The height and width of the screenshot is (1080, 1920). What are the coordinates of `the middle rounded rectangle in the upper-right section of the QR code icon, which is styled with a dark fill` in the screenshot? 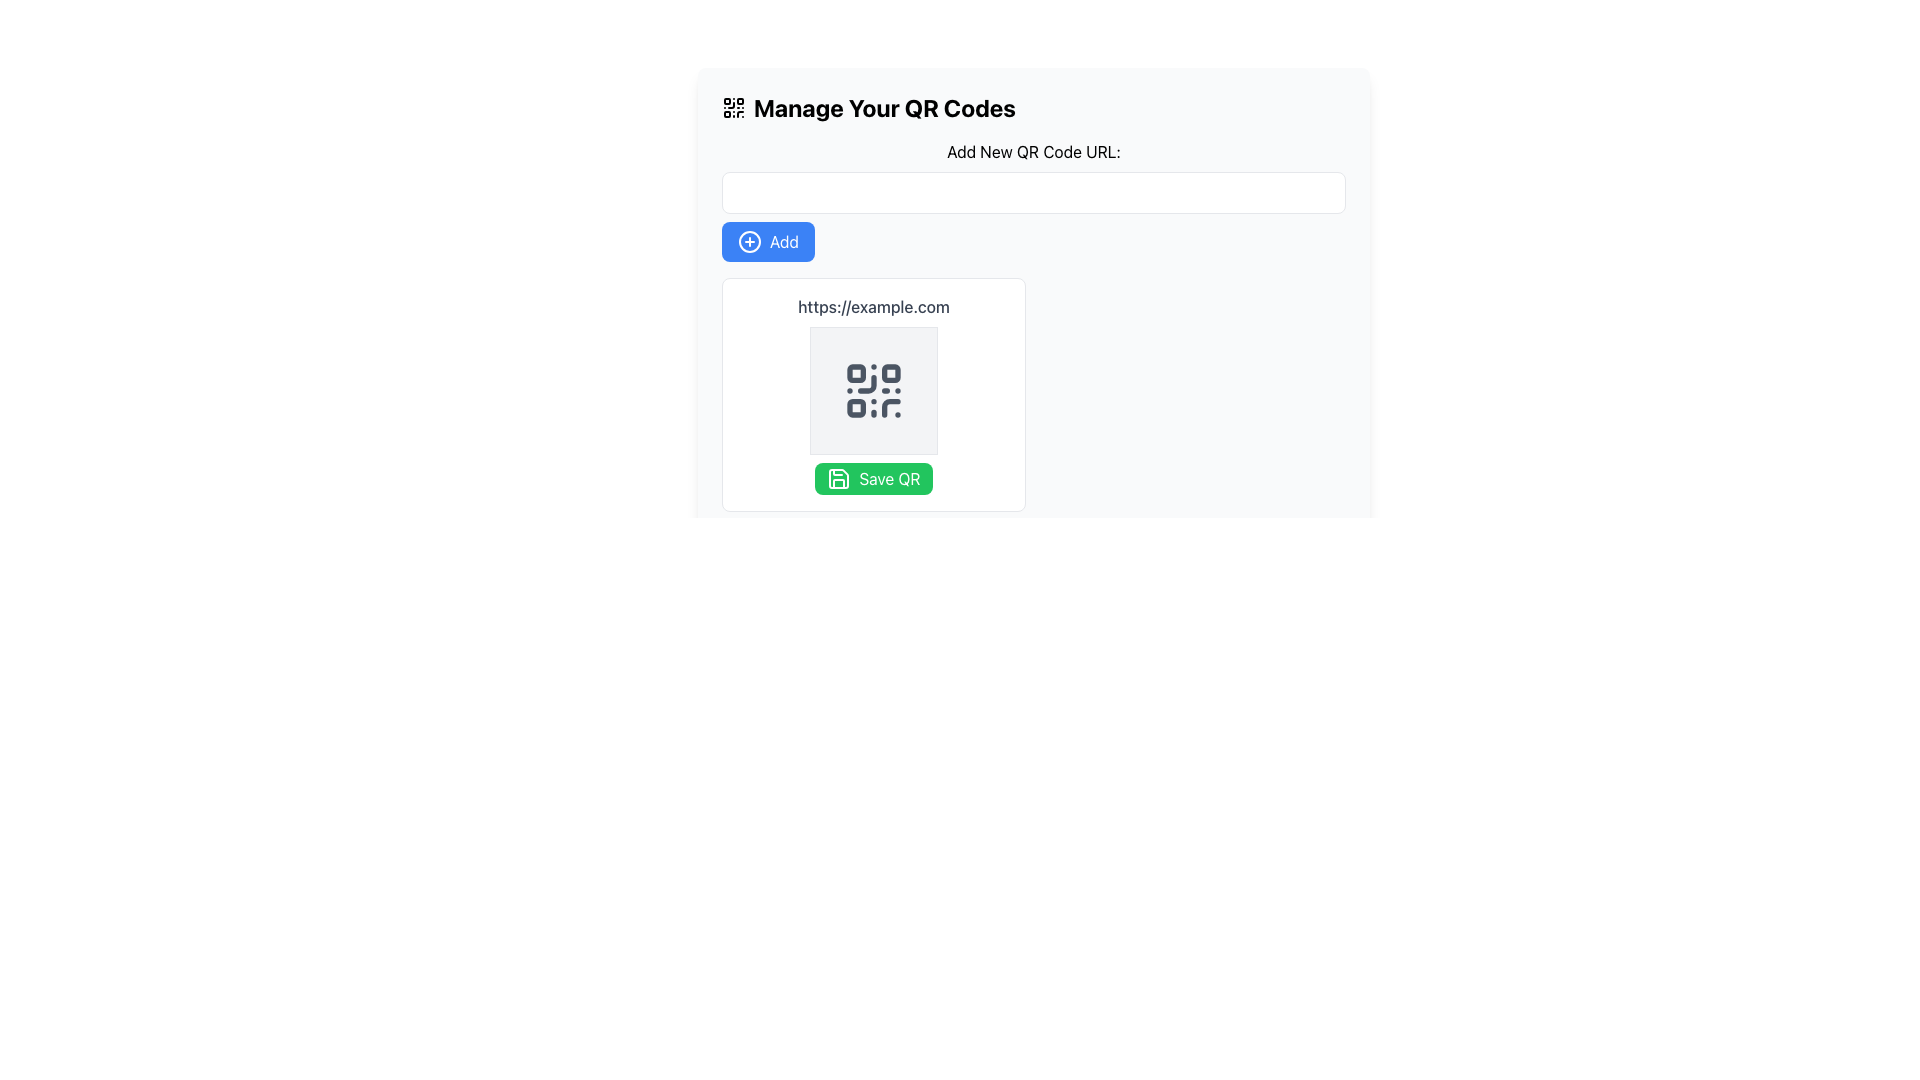 It's located at (890, 373).